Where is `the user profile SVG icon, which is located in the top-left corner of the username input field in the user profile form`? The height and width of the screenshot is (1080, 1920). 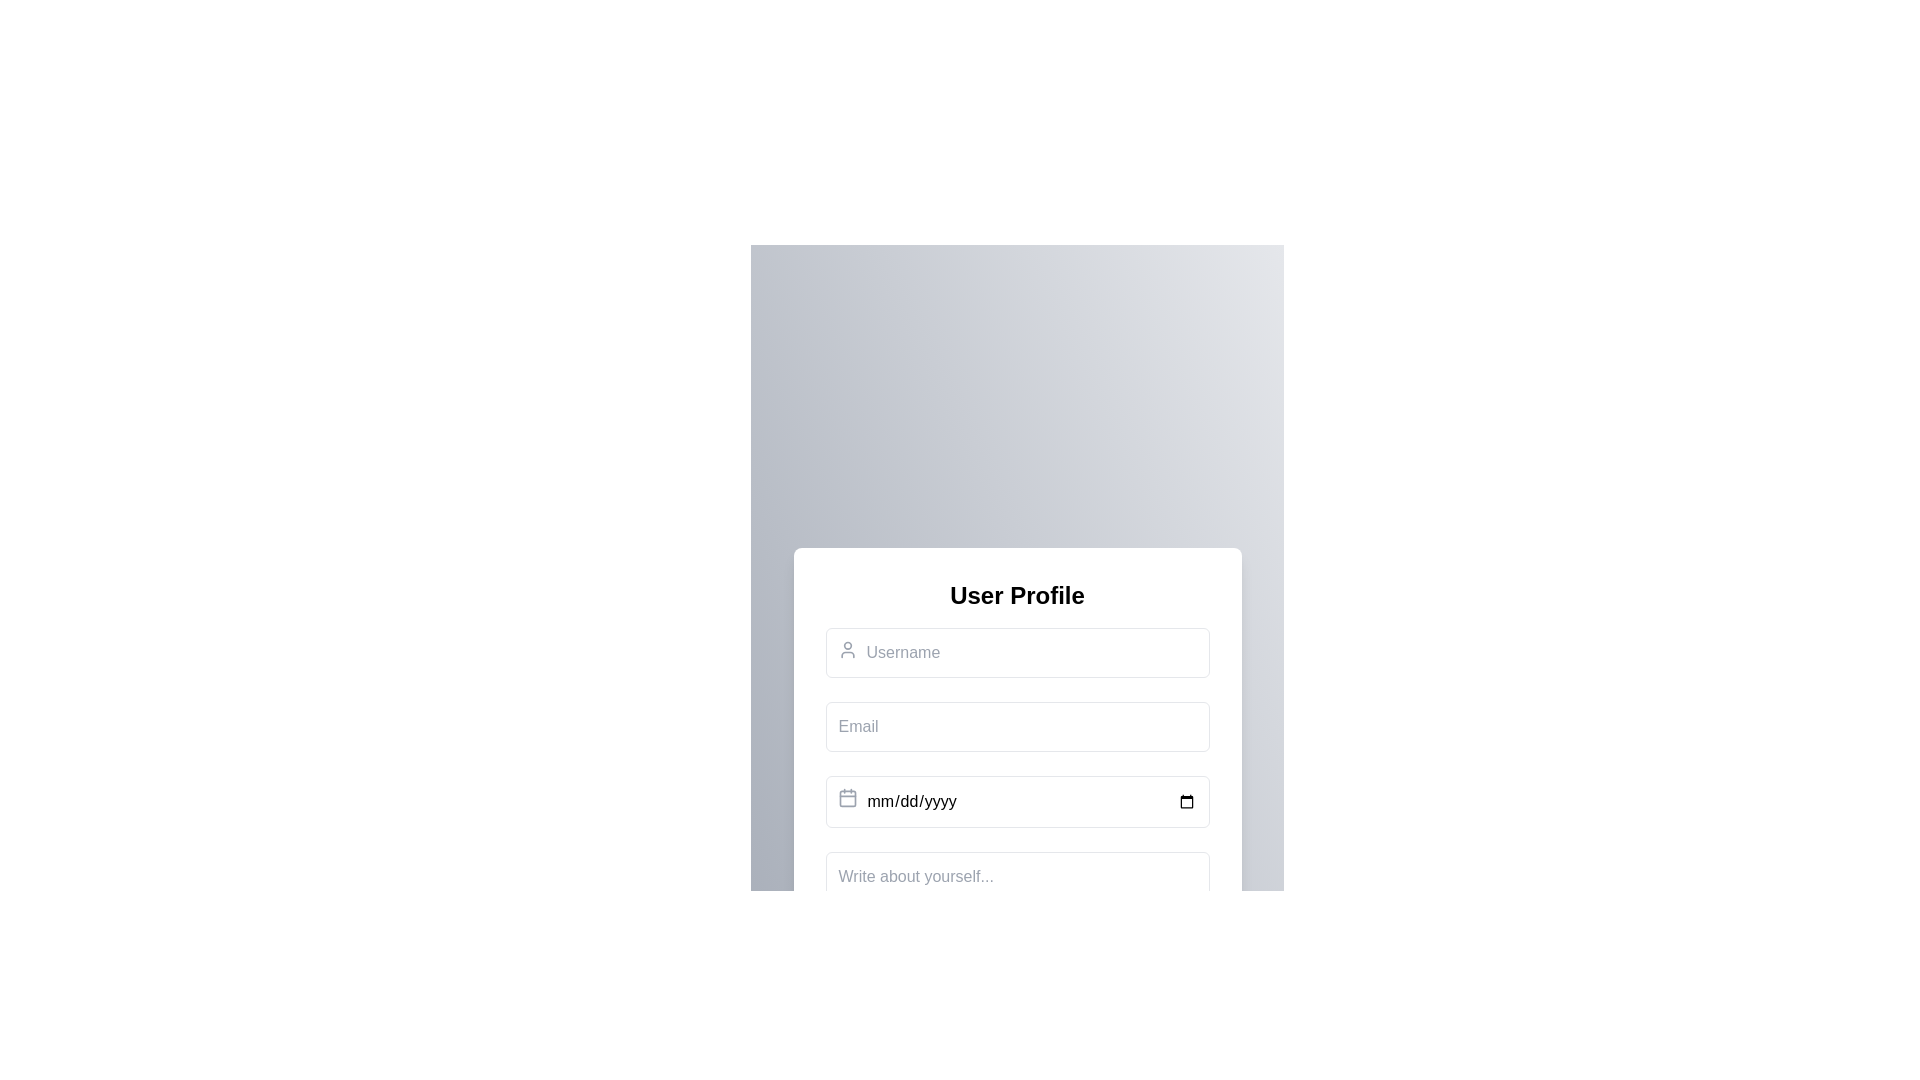
the user profile SVG icon, which is located in the top-left corner of the username input field in the user profile form is located at coordinates (847, 650).